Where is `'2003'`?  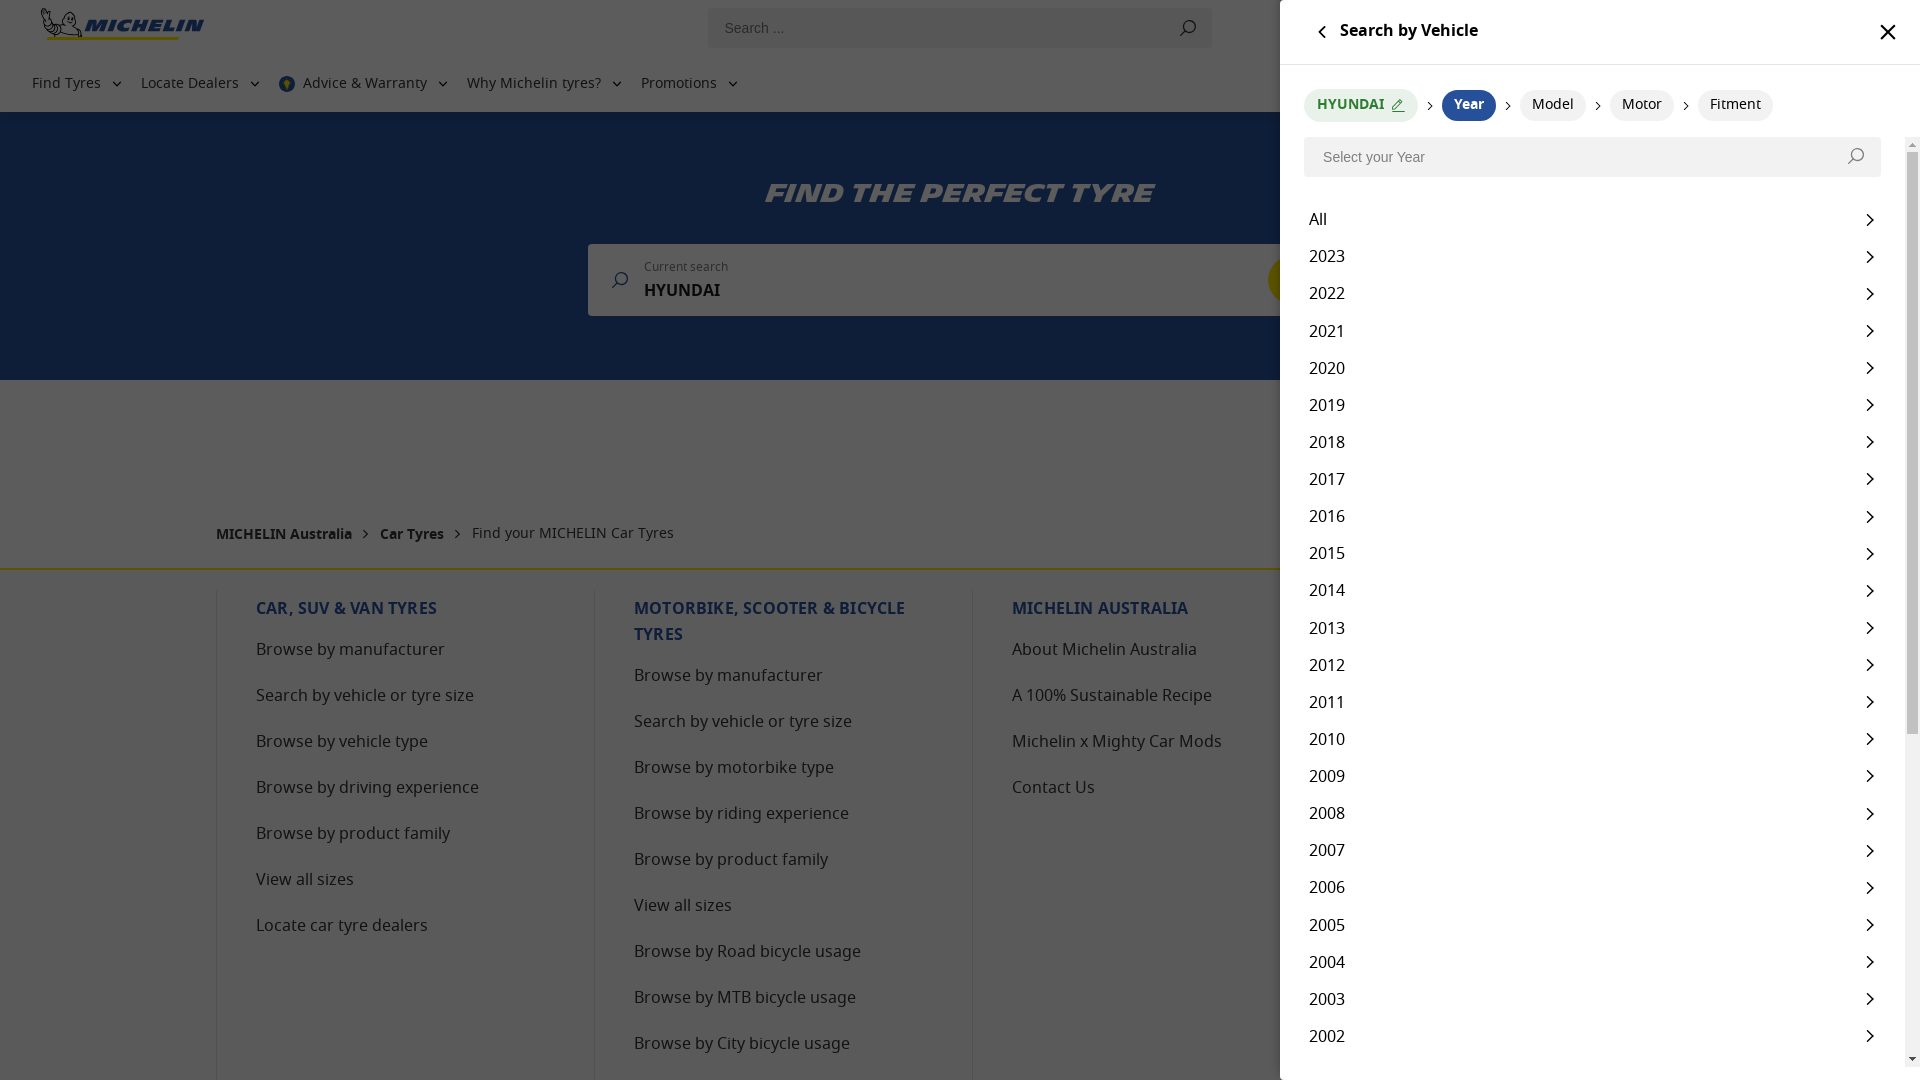 '2003' is located at coordinates (1591, 999).